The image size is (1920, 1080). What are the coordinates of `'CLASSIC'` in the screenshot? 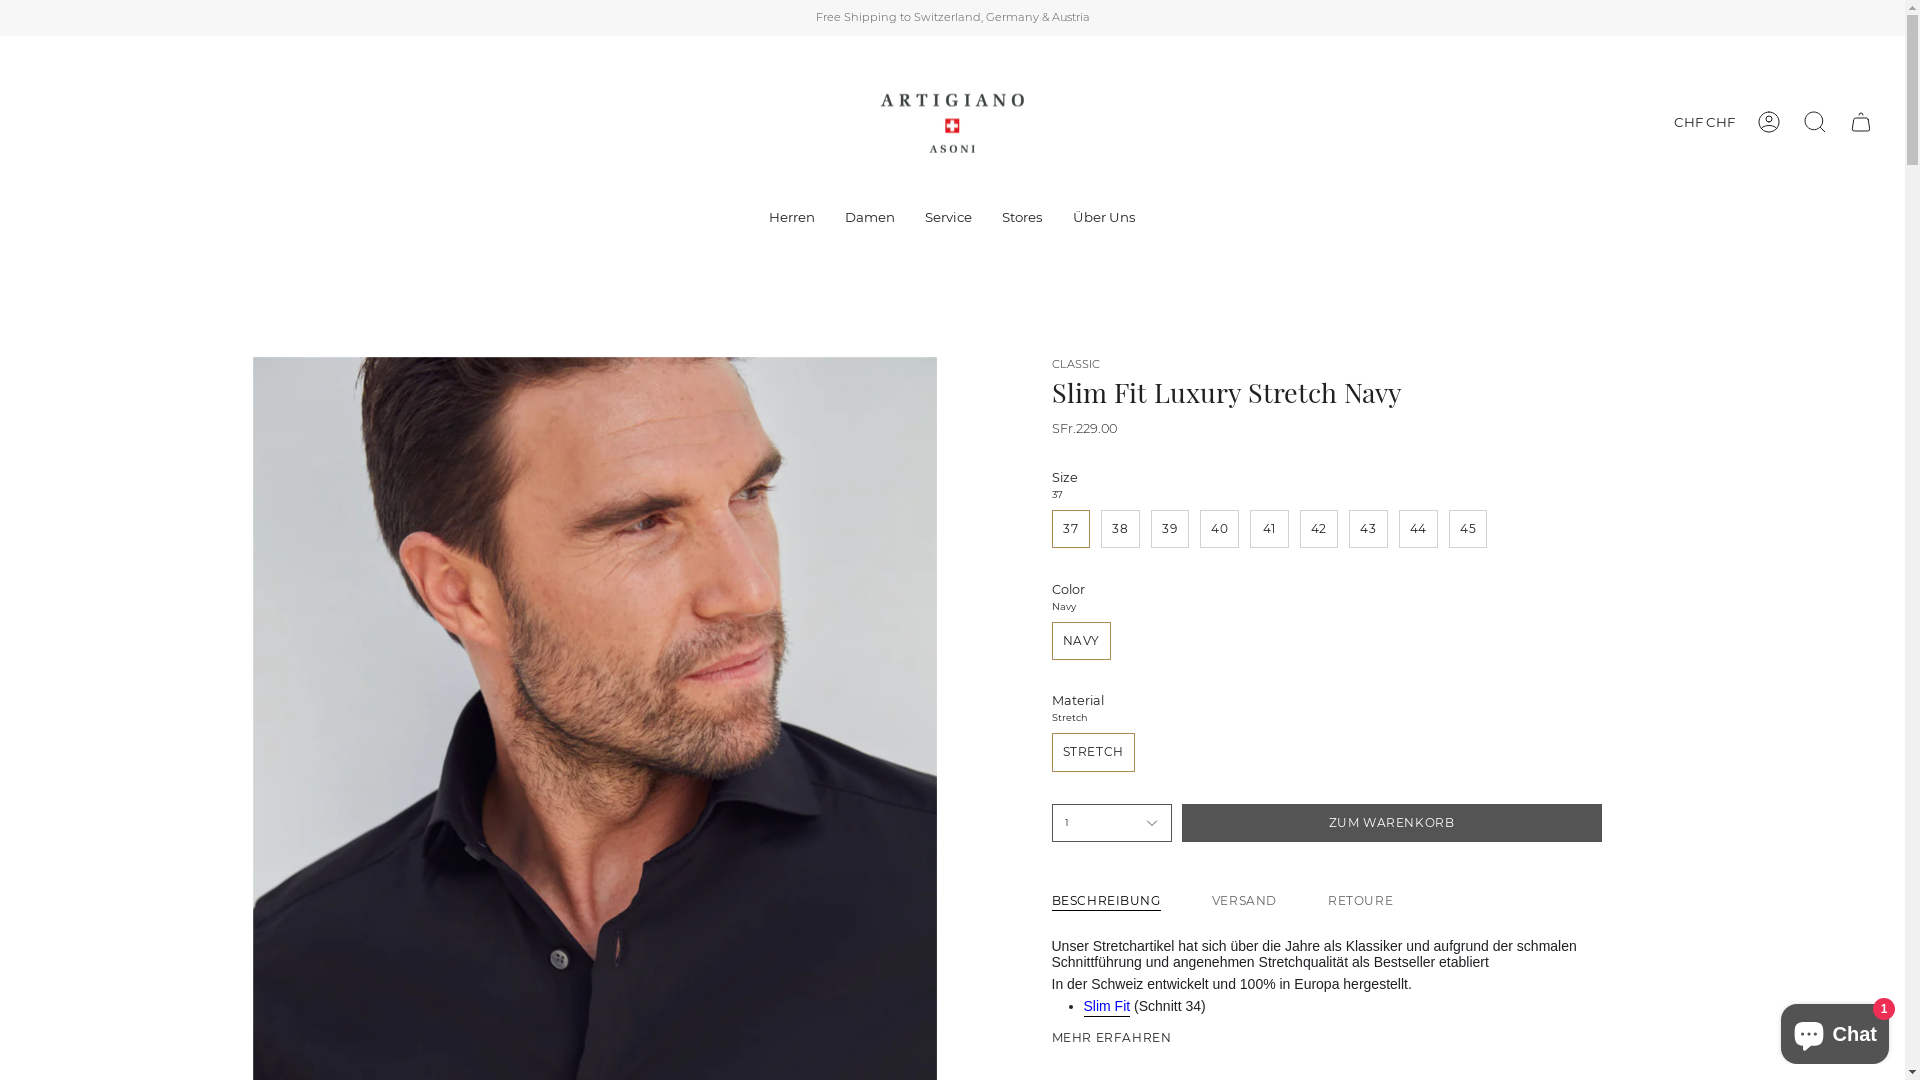 It's located at (1074, 363).